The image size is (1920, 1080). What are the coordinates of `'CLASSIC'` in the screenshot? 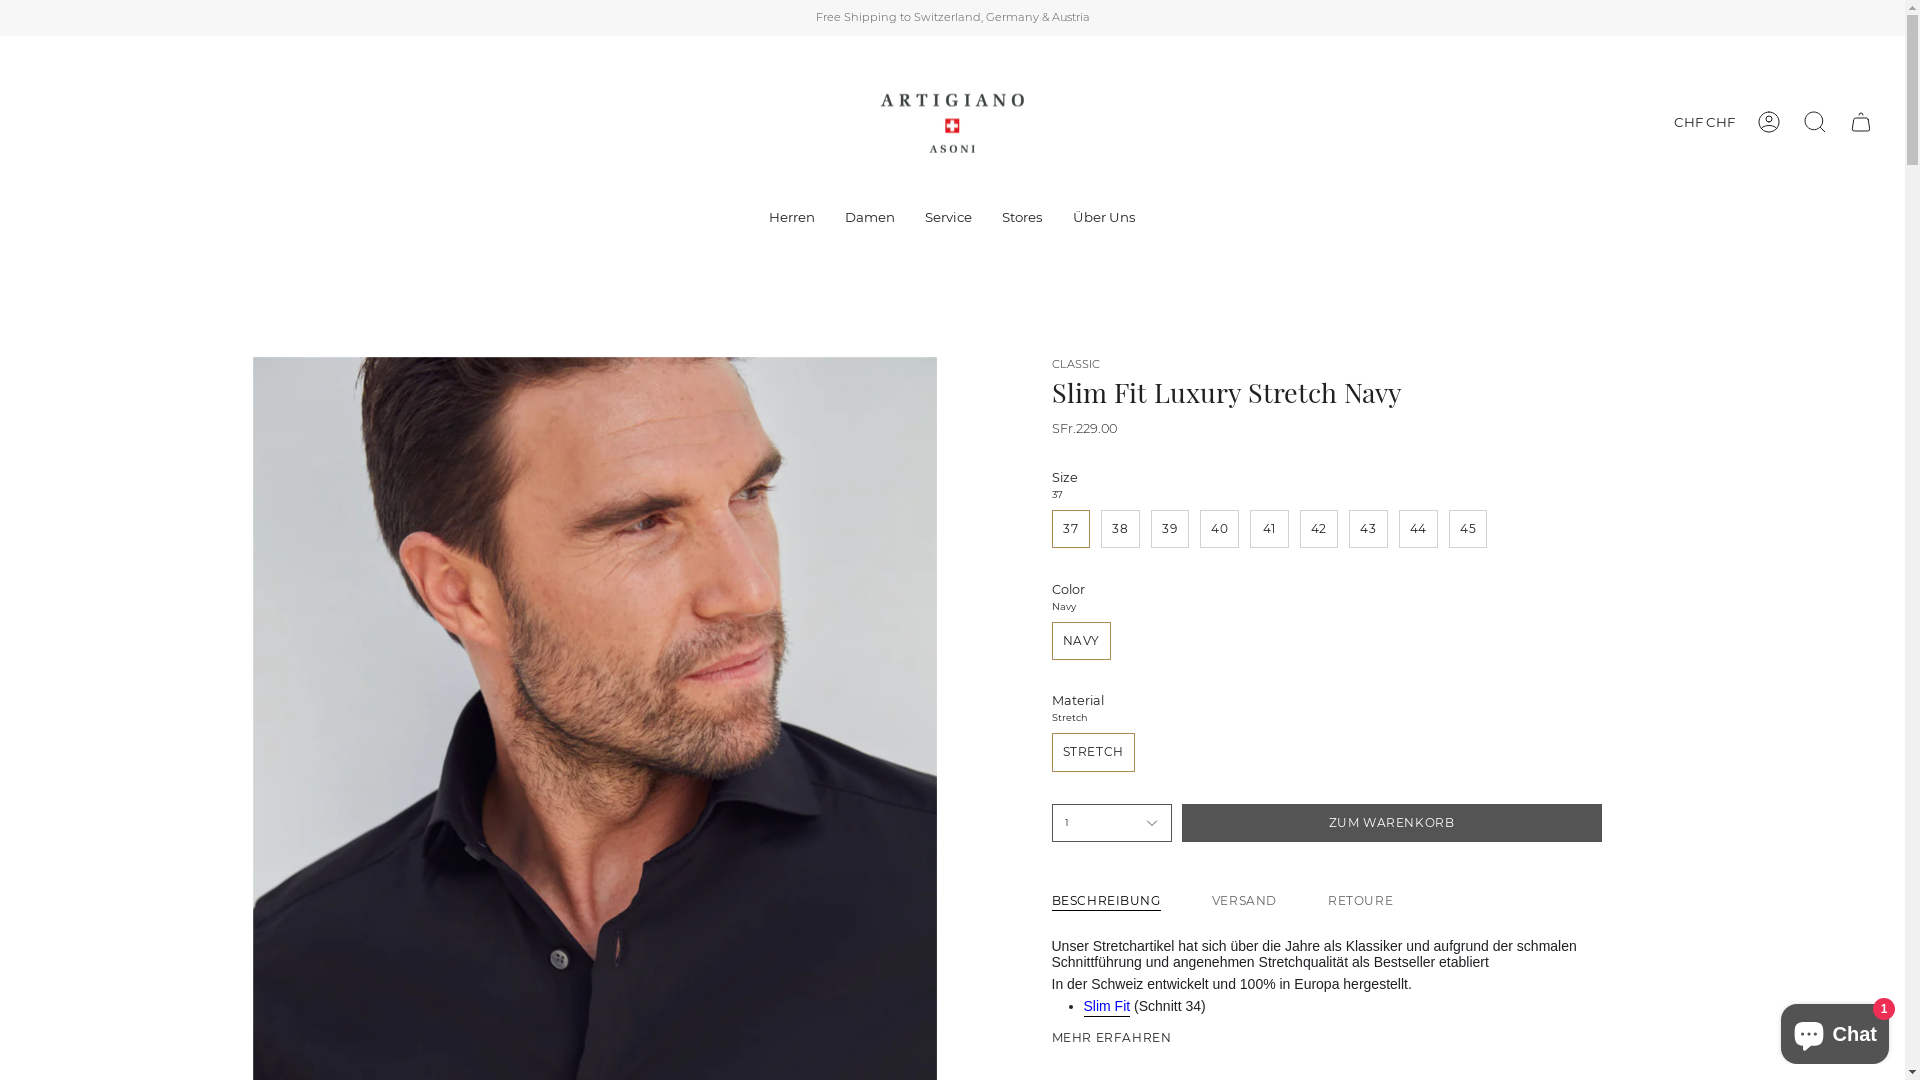 It's located at (1074, 363).